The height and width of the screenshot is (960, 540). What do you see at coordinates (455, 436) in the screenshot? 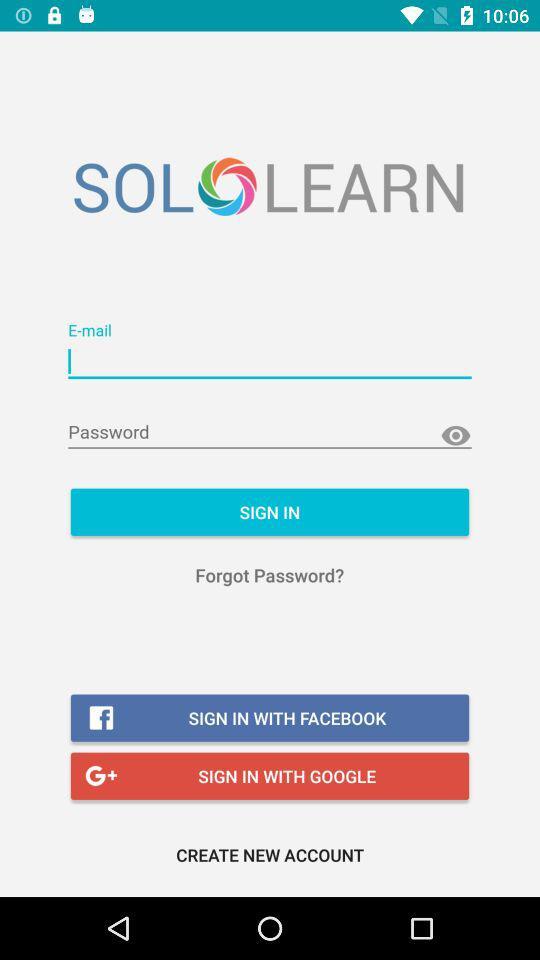
I see `the visibility icon` at bounding box center [455, 436].